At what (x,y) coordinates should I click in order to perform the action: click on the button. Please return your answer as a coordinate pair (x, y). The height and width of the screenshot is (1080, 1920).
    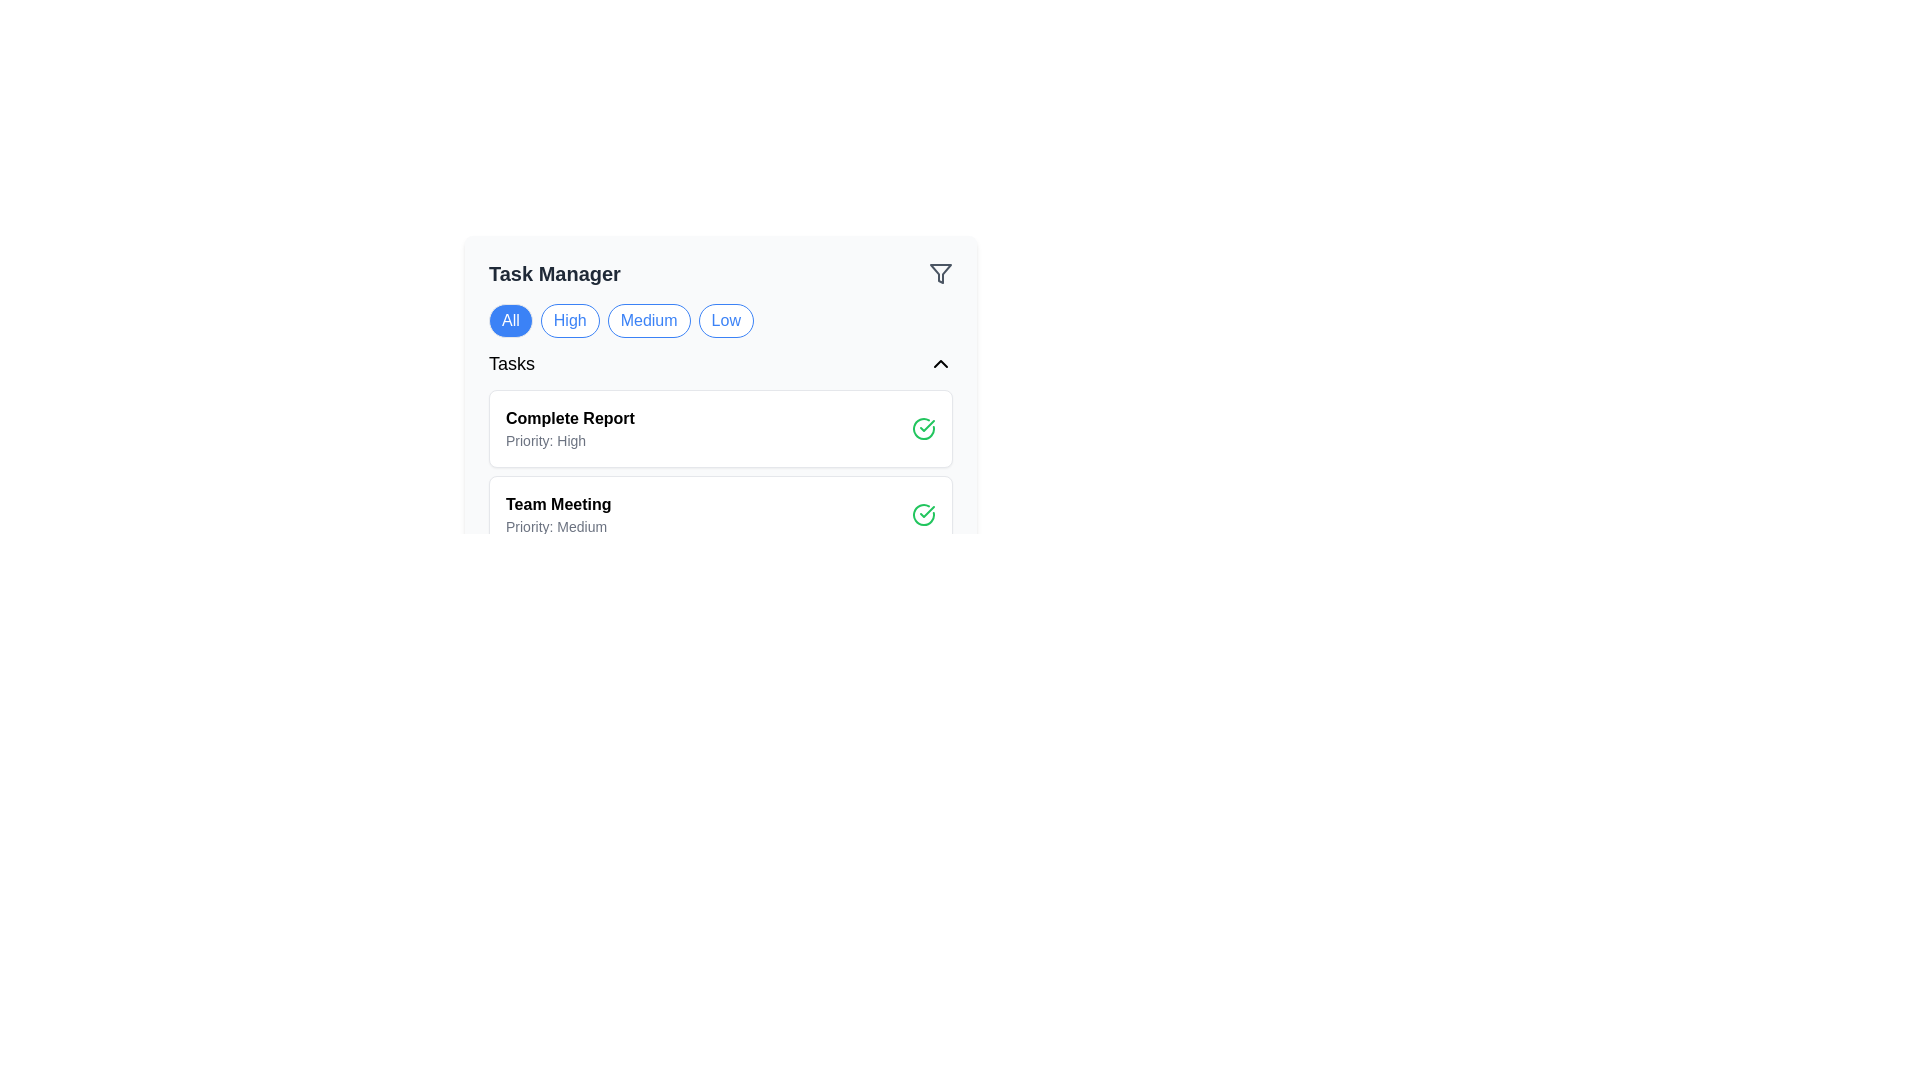
    Looking at the image, I should click on (939, 363).